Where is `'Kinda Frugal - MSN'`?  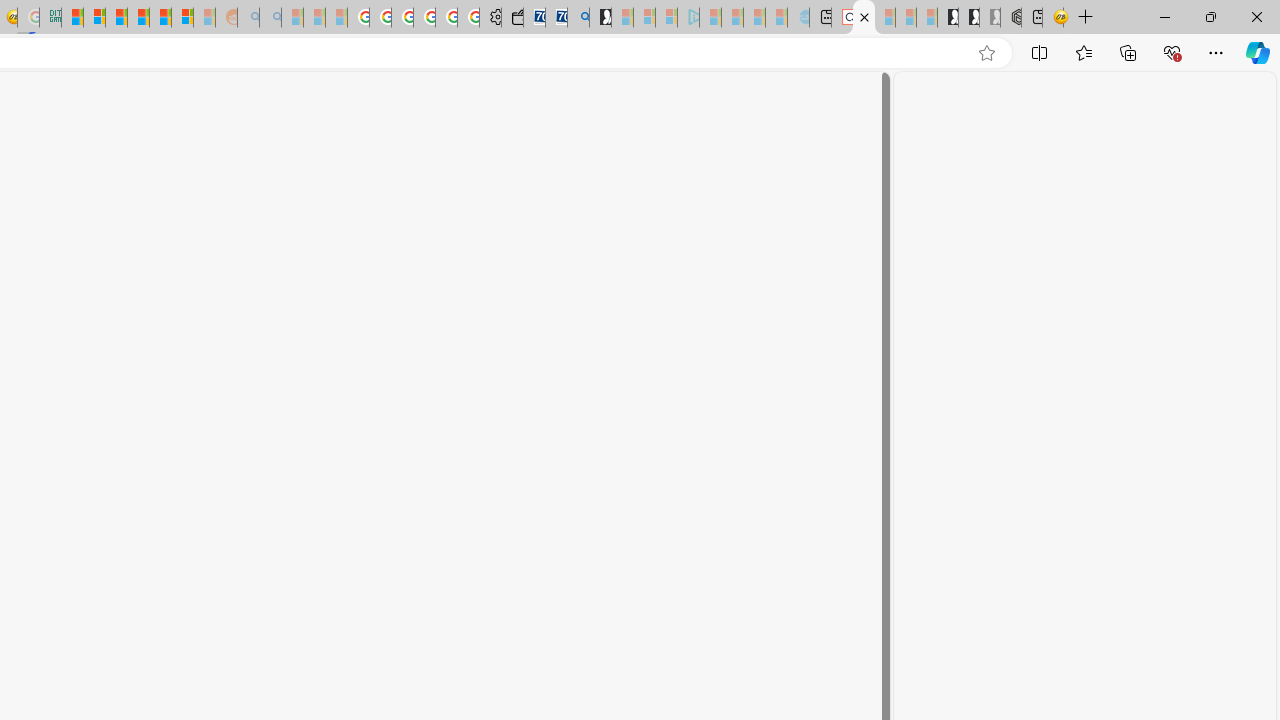 'Kinda Frugal - MSN' is located at coordinates (160, 17).